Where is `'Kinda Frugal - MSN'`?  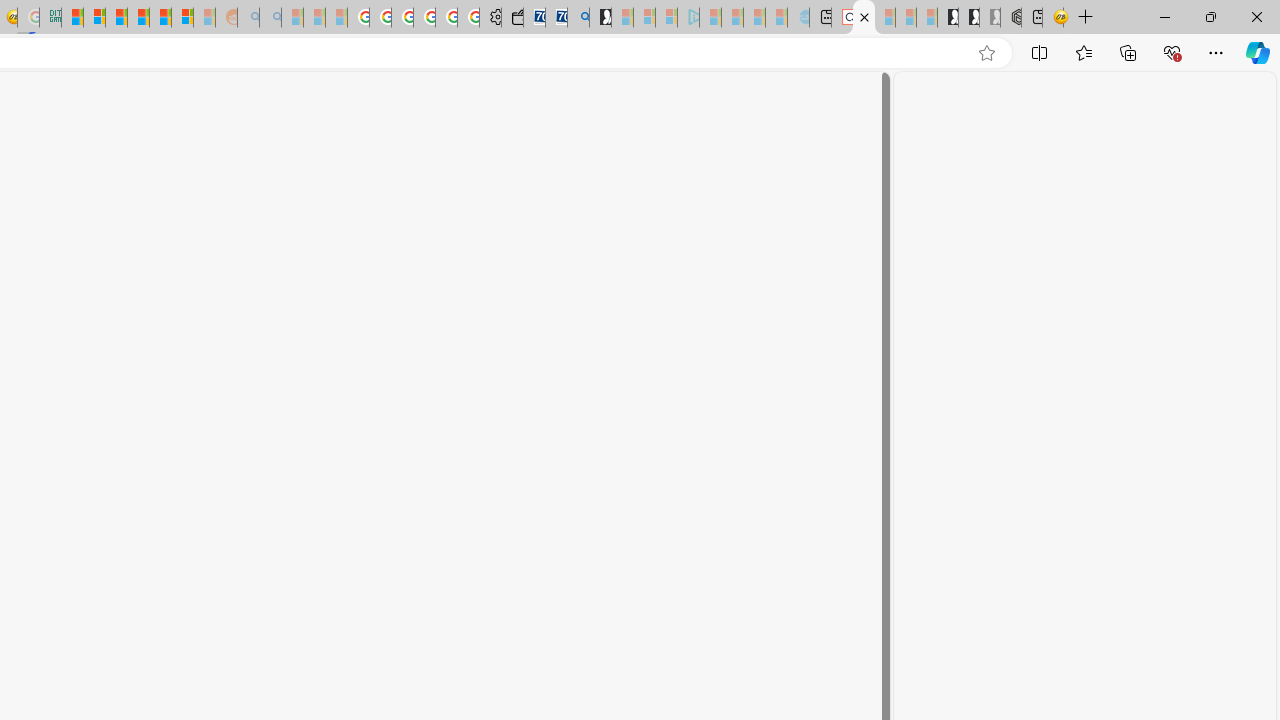 'Kinda Frugal - MSN' is located at coordinates (160, 17).